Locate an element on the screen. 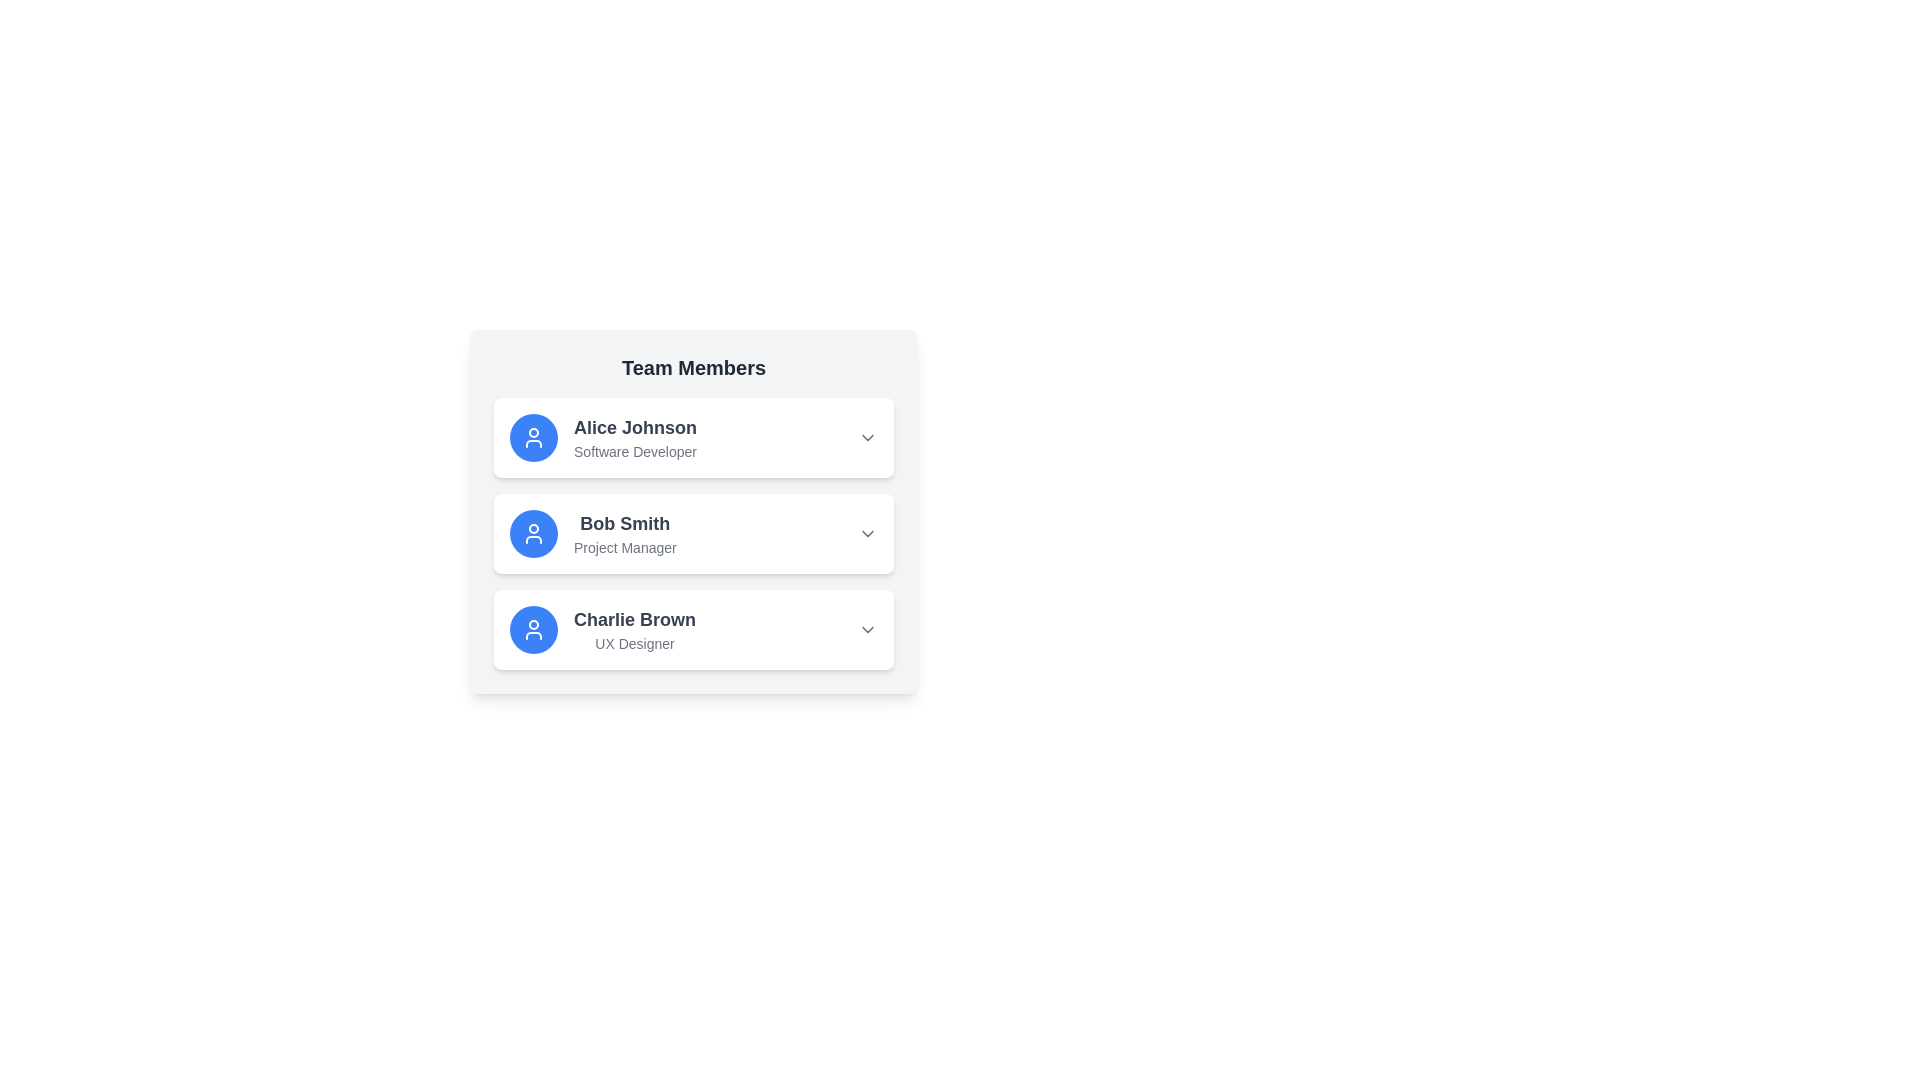 Image resolution: width=1920 pixels, height=1080 pixels. the text label component displaying 'Bob Smith', which is a bold and enlarged text in dark gray on a white background, positioned centrally as the second entry in a vertically stacked list is located at coordinates (624, 523).